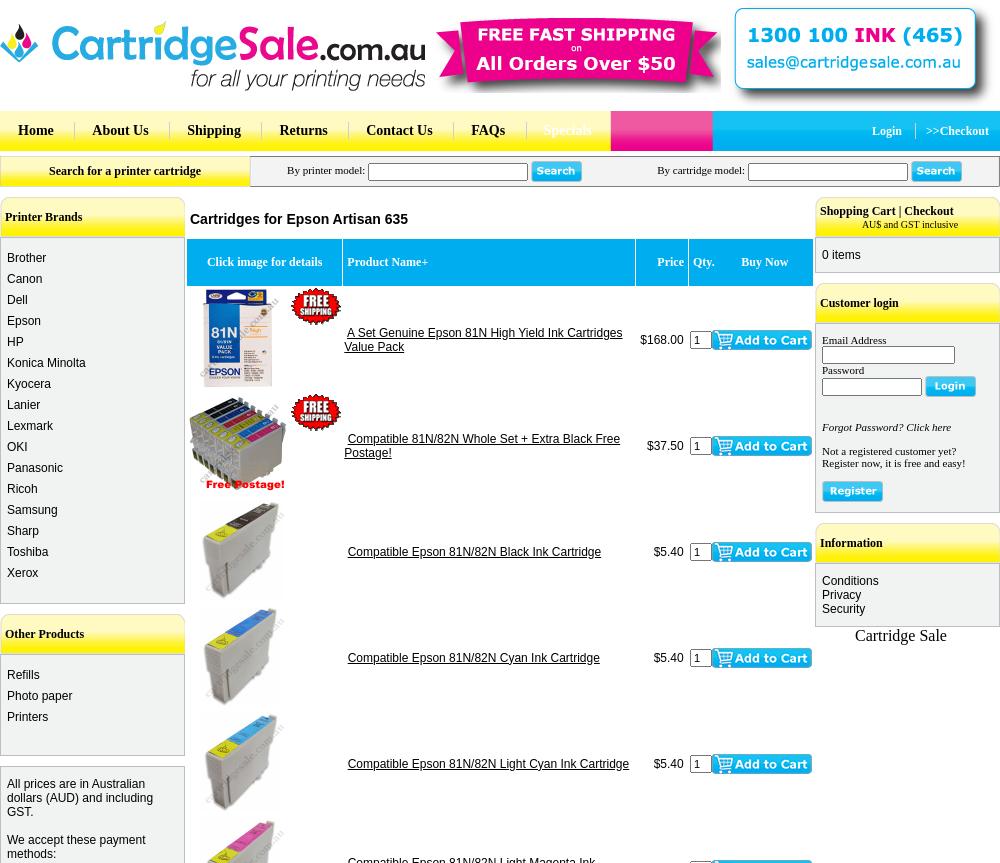  I want to click on 'Price', so click(670, 261).